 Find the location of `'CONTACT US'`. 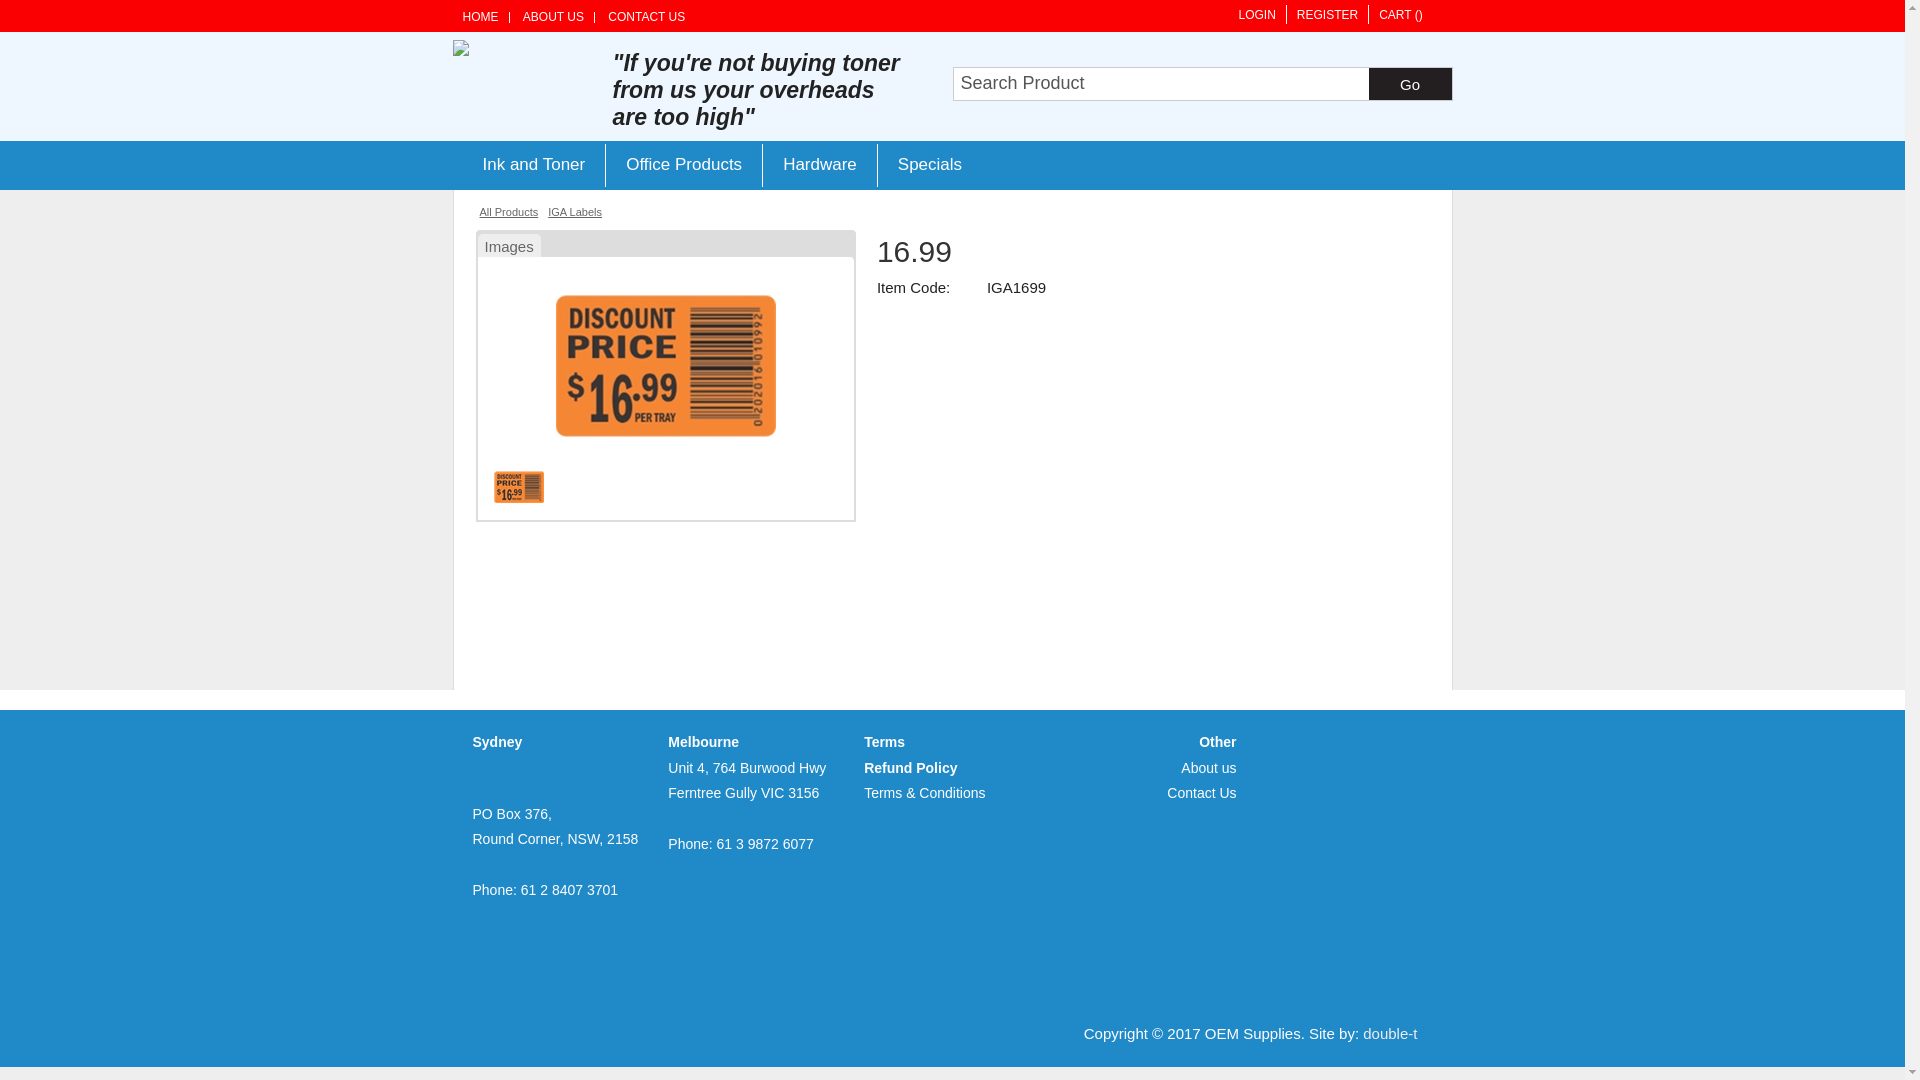

'CONTACT US' is located at coordinates (646, 17).